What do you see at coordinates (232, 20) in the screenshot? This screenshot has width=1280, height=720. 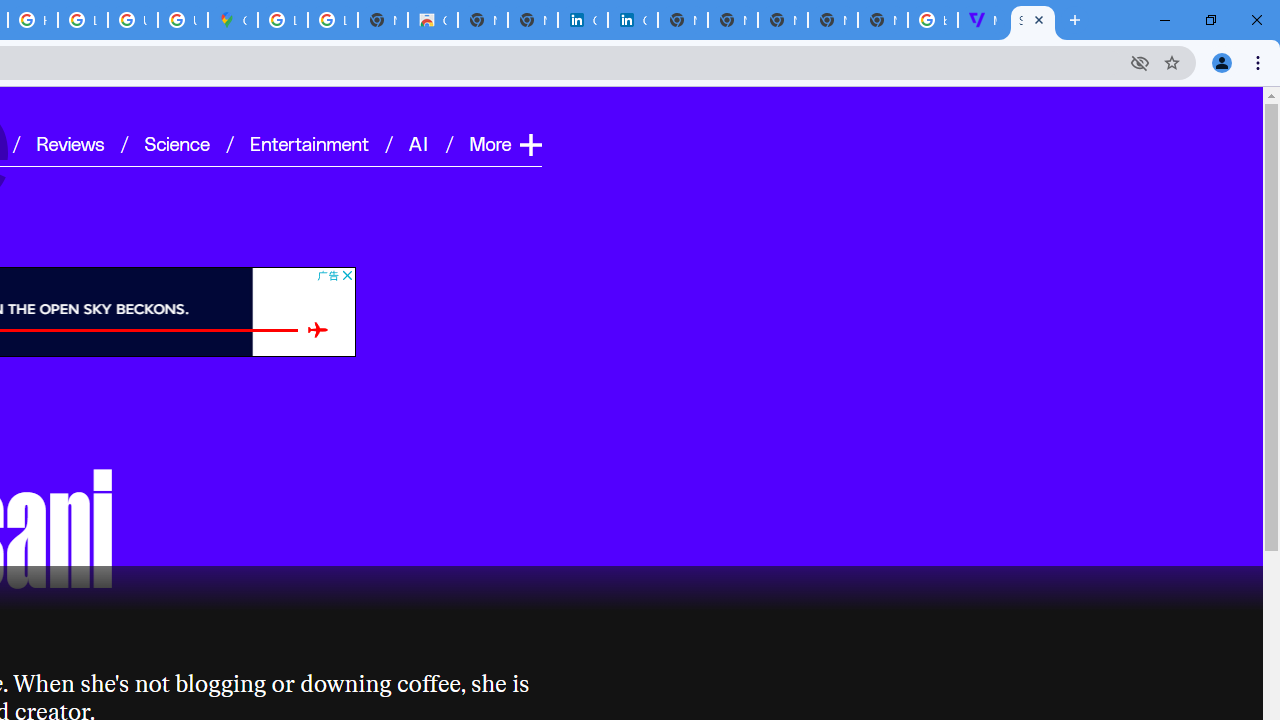 I see `'Google Maps'` at bounding box center [232, 20].